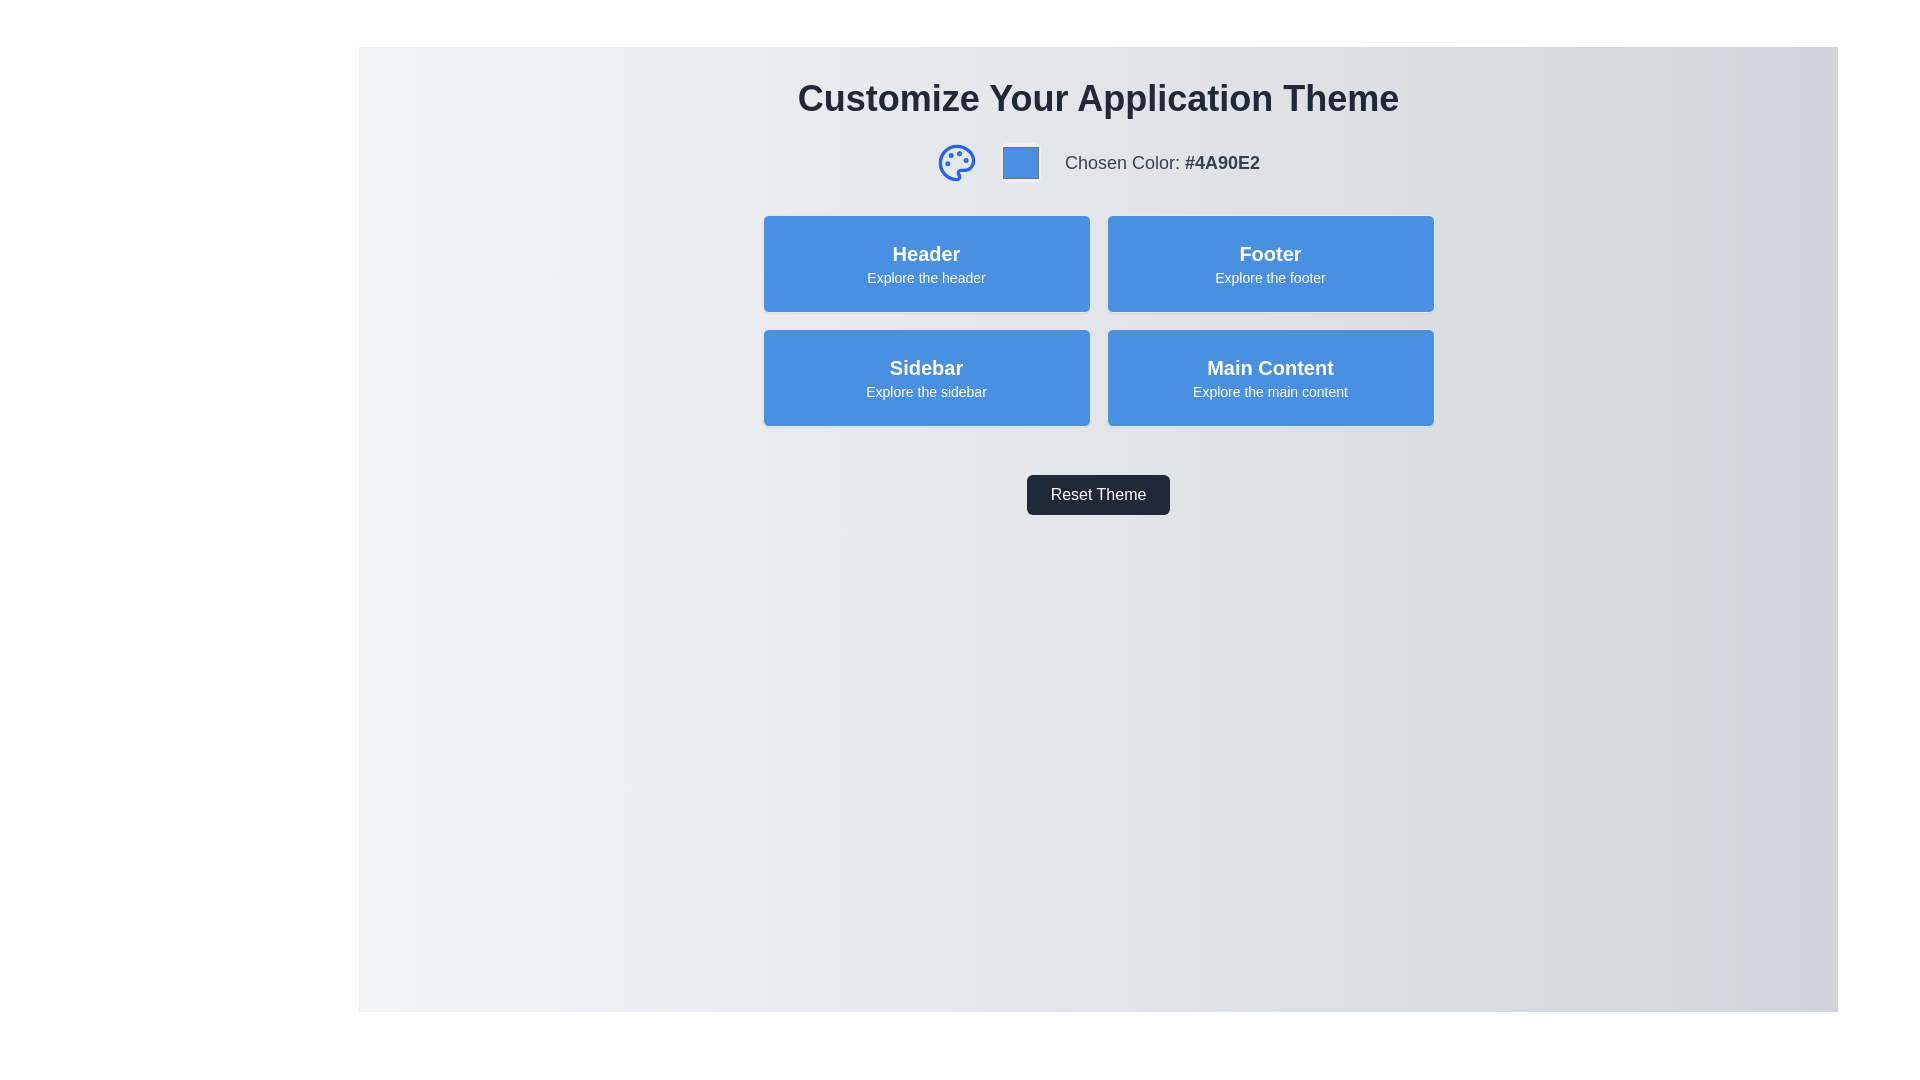  I want to click on the reset theme button located beneath the section of four blue rectangular buttons labeled 'Header', 'Footer', 'Sidebar', and 'Main Content' to change its appearance, so click(1097, 494).